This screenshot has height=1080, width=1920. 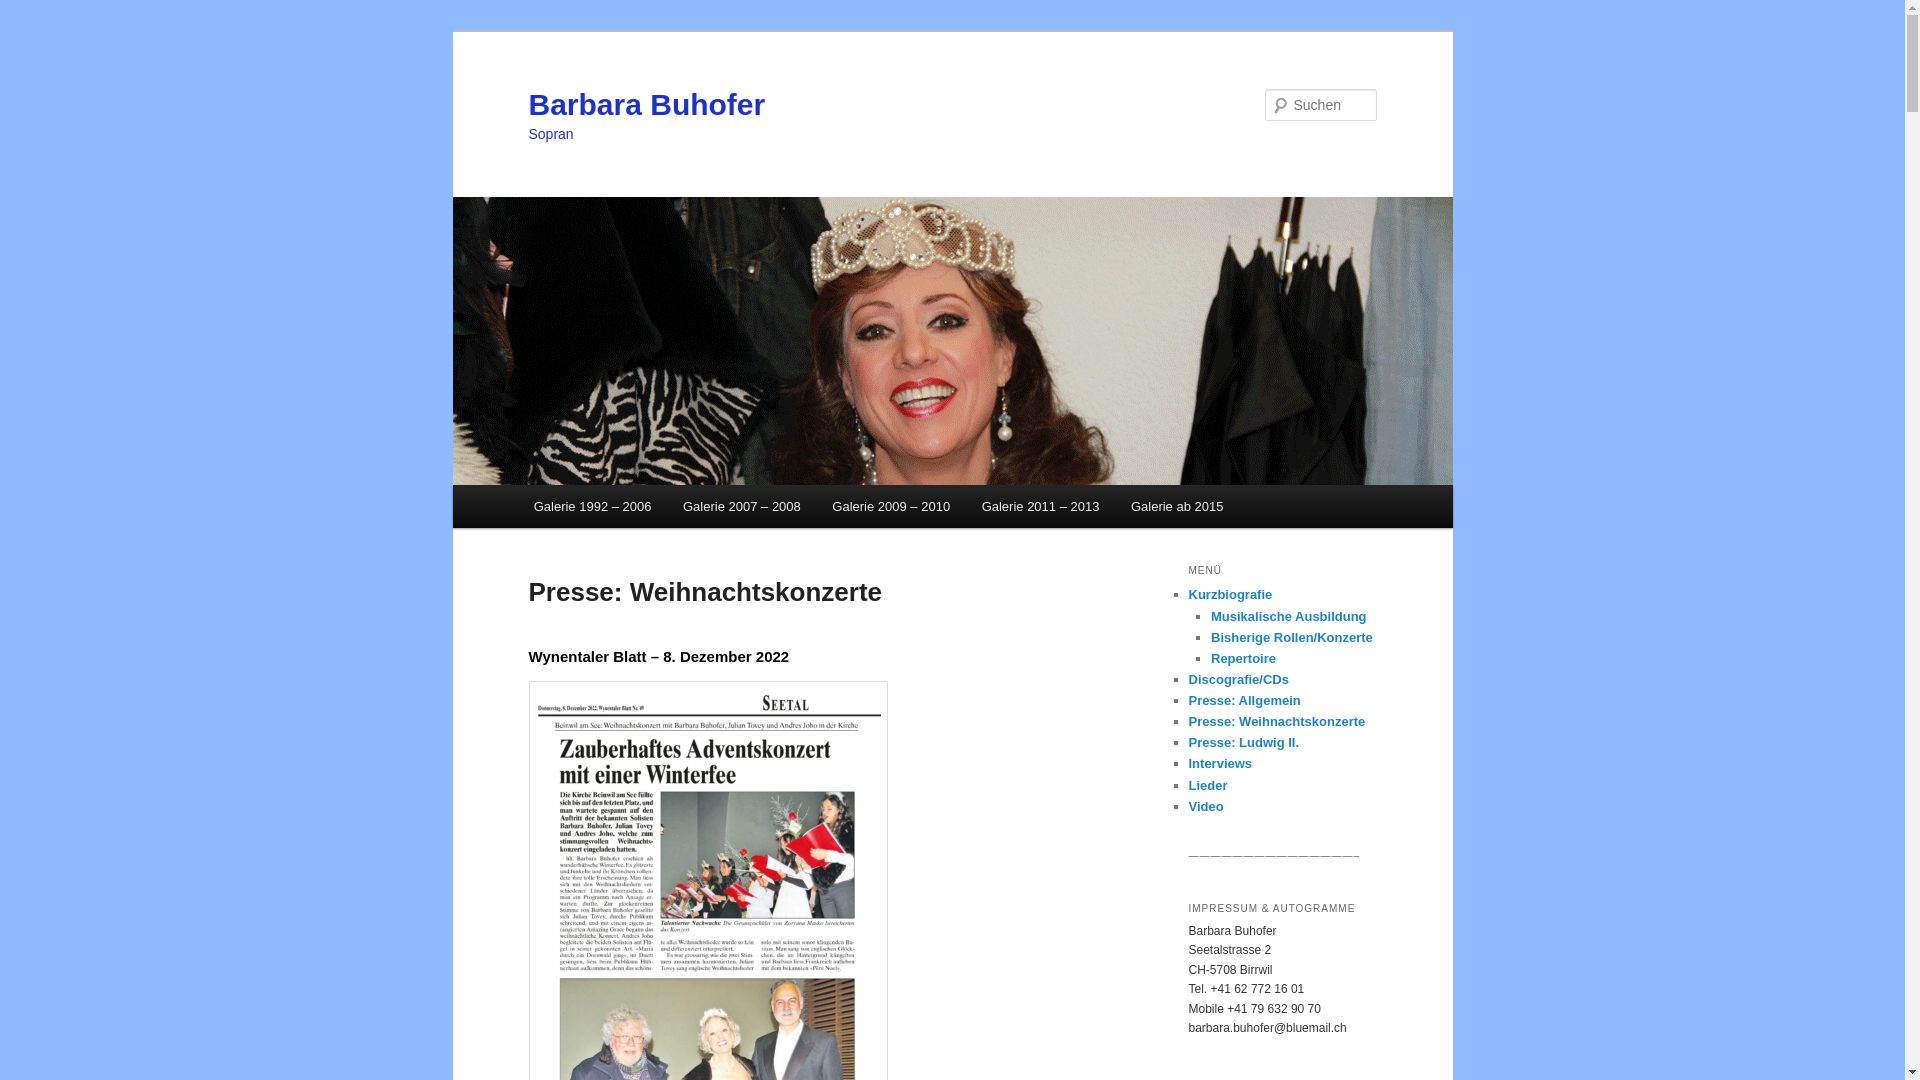 I want to click on 'Presse: Weihnachtskonzerte', so click(x=1275, y=721).